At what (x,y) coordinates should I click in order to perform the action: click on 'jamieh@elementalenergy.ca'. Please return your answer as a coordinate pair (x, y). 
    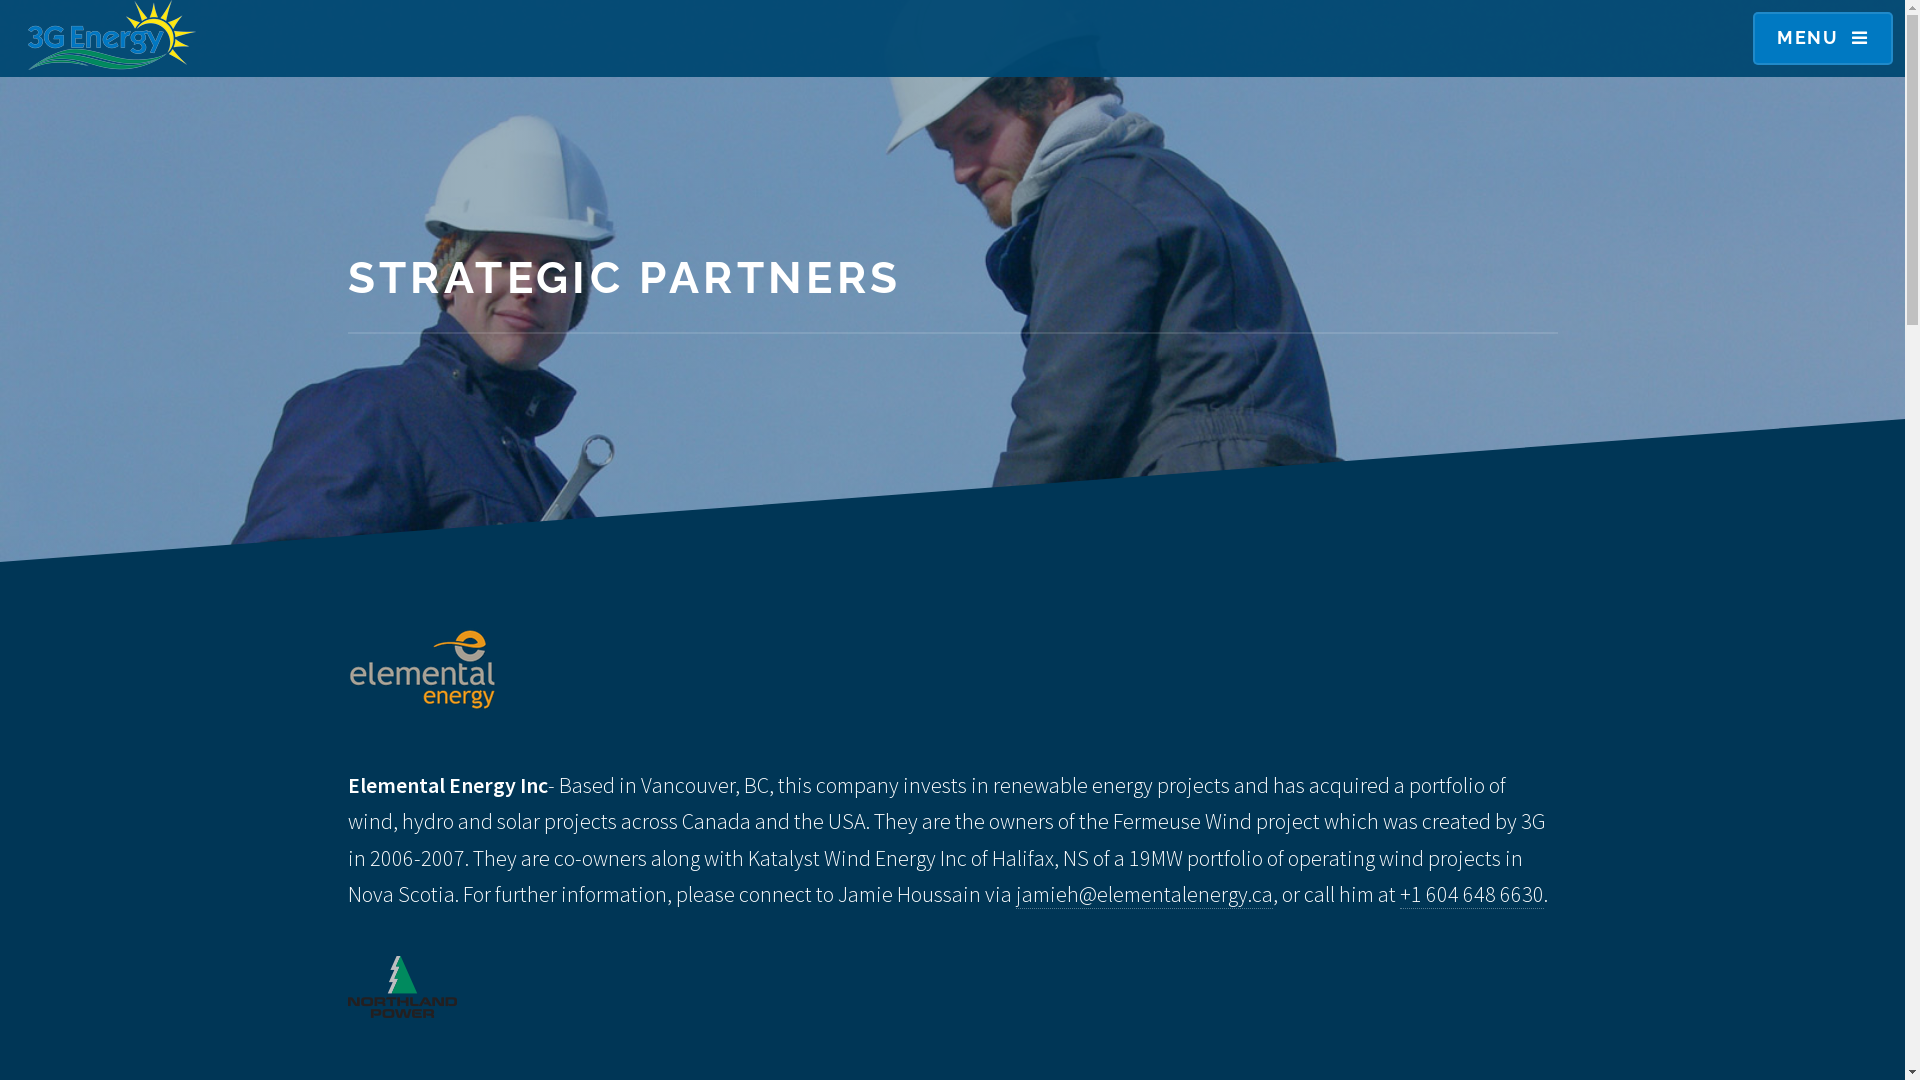
    Looking at the image, I should click on (1144, 893).